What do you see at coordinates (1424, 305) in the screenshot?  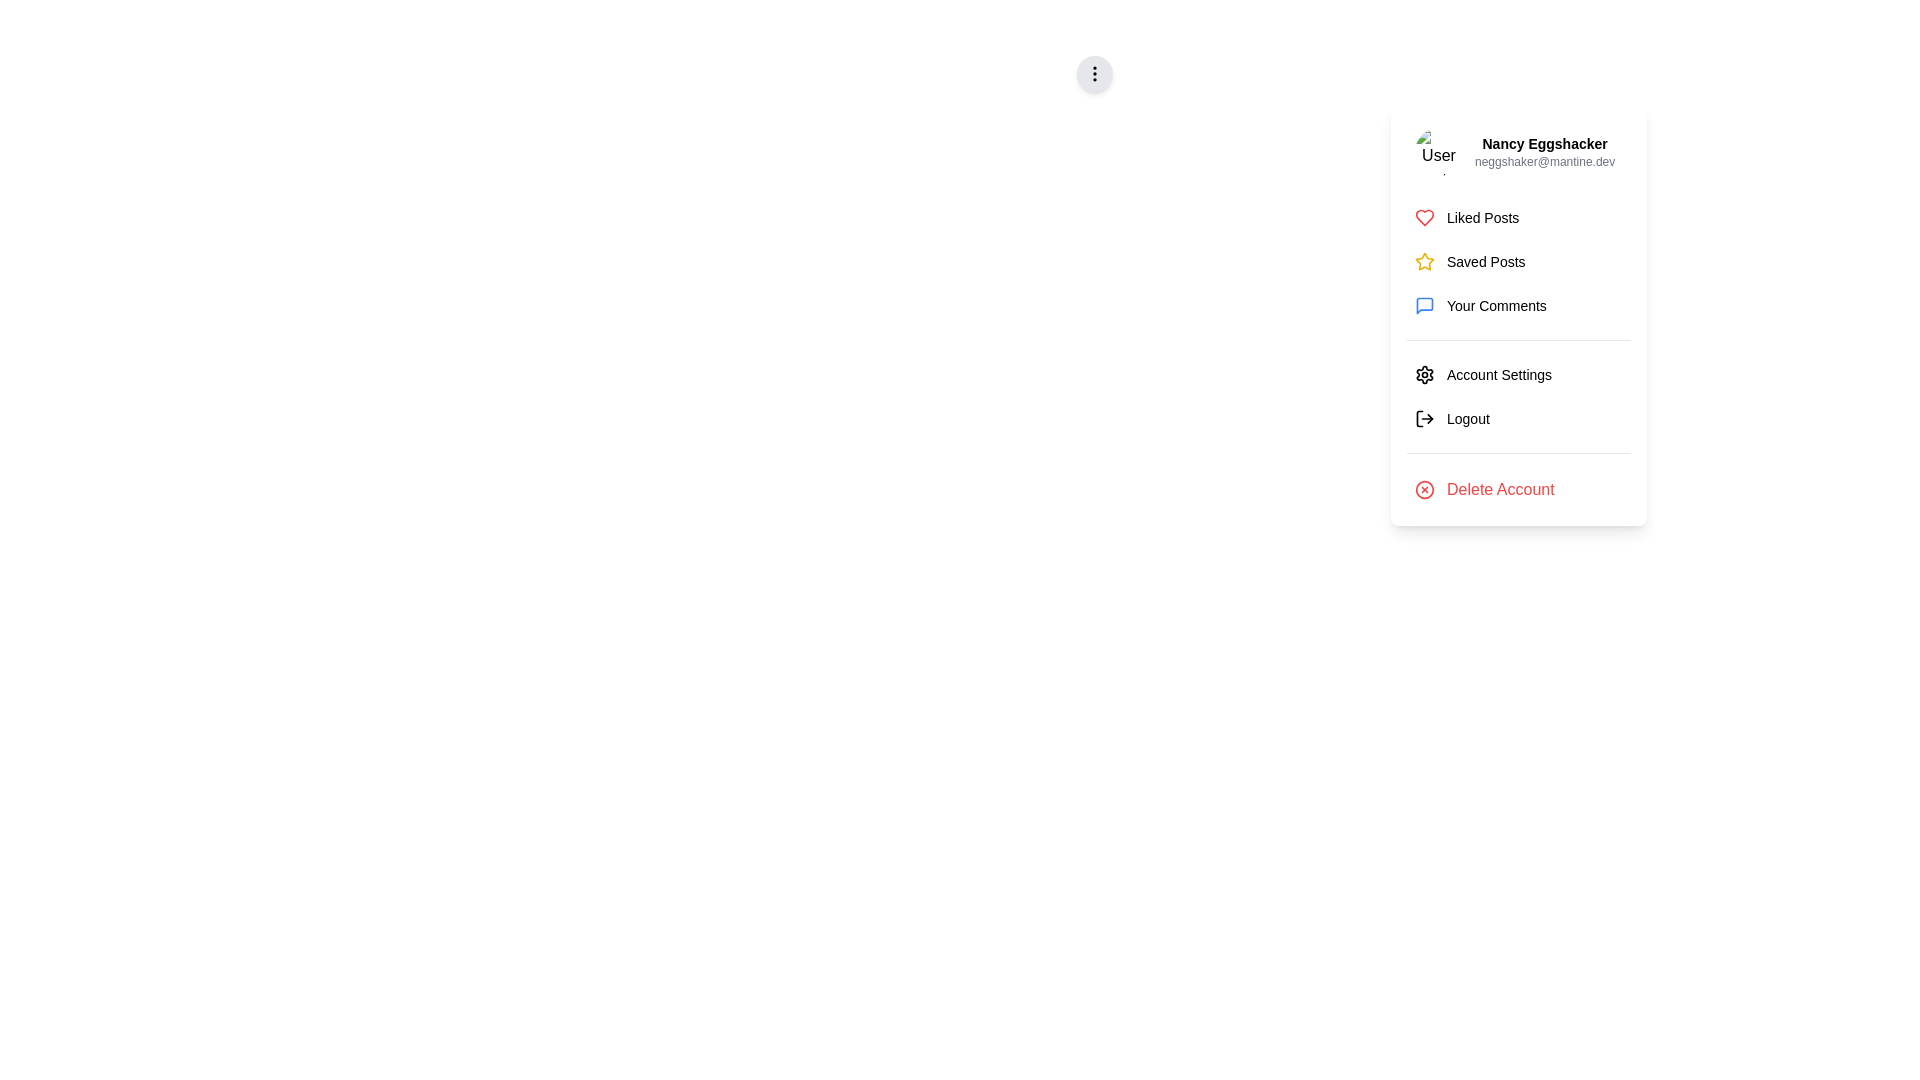 I see `the third icon in the menu that serves as a visual cue for the 'Your Comments' option` at bounding box center [1424, 305].